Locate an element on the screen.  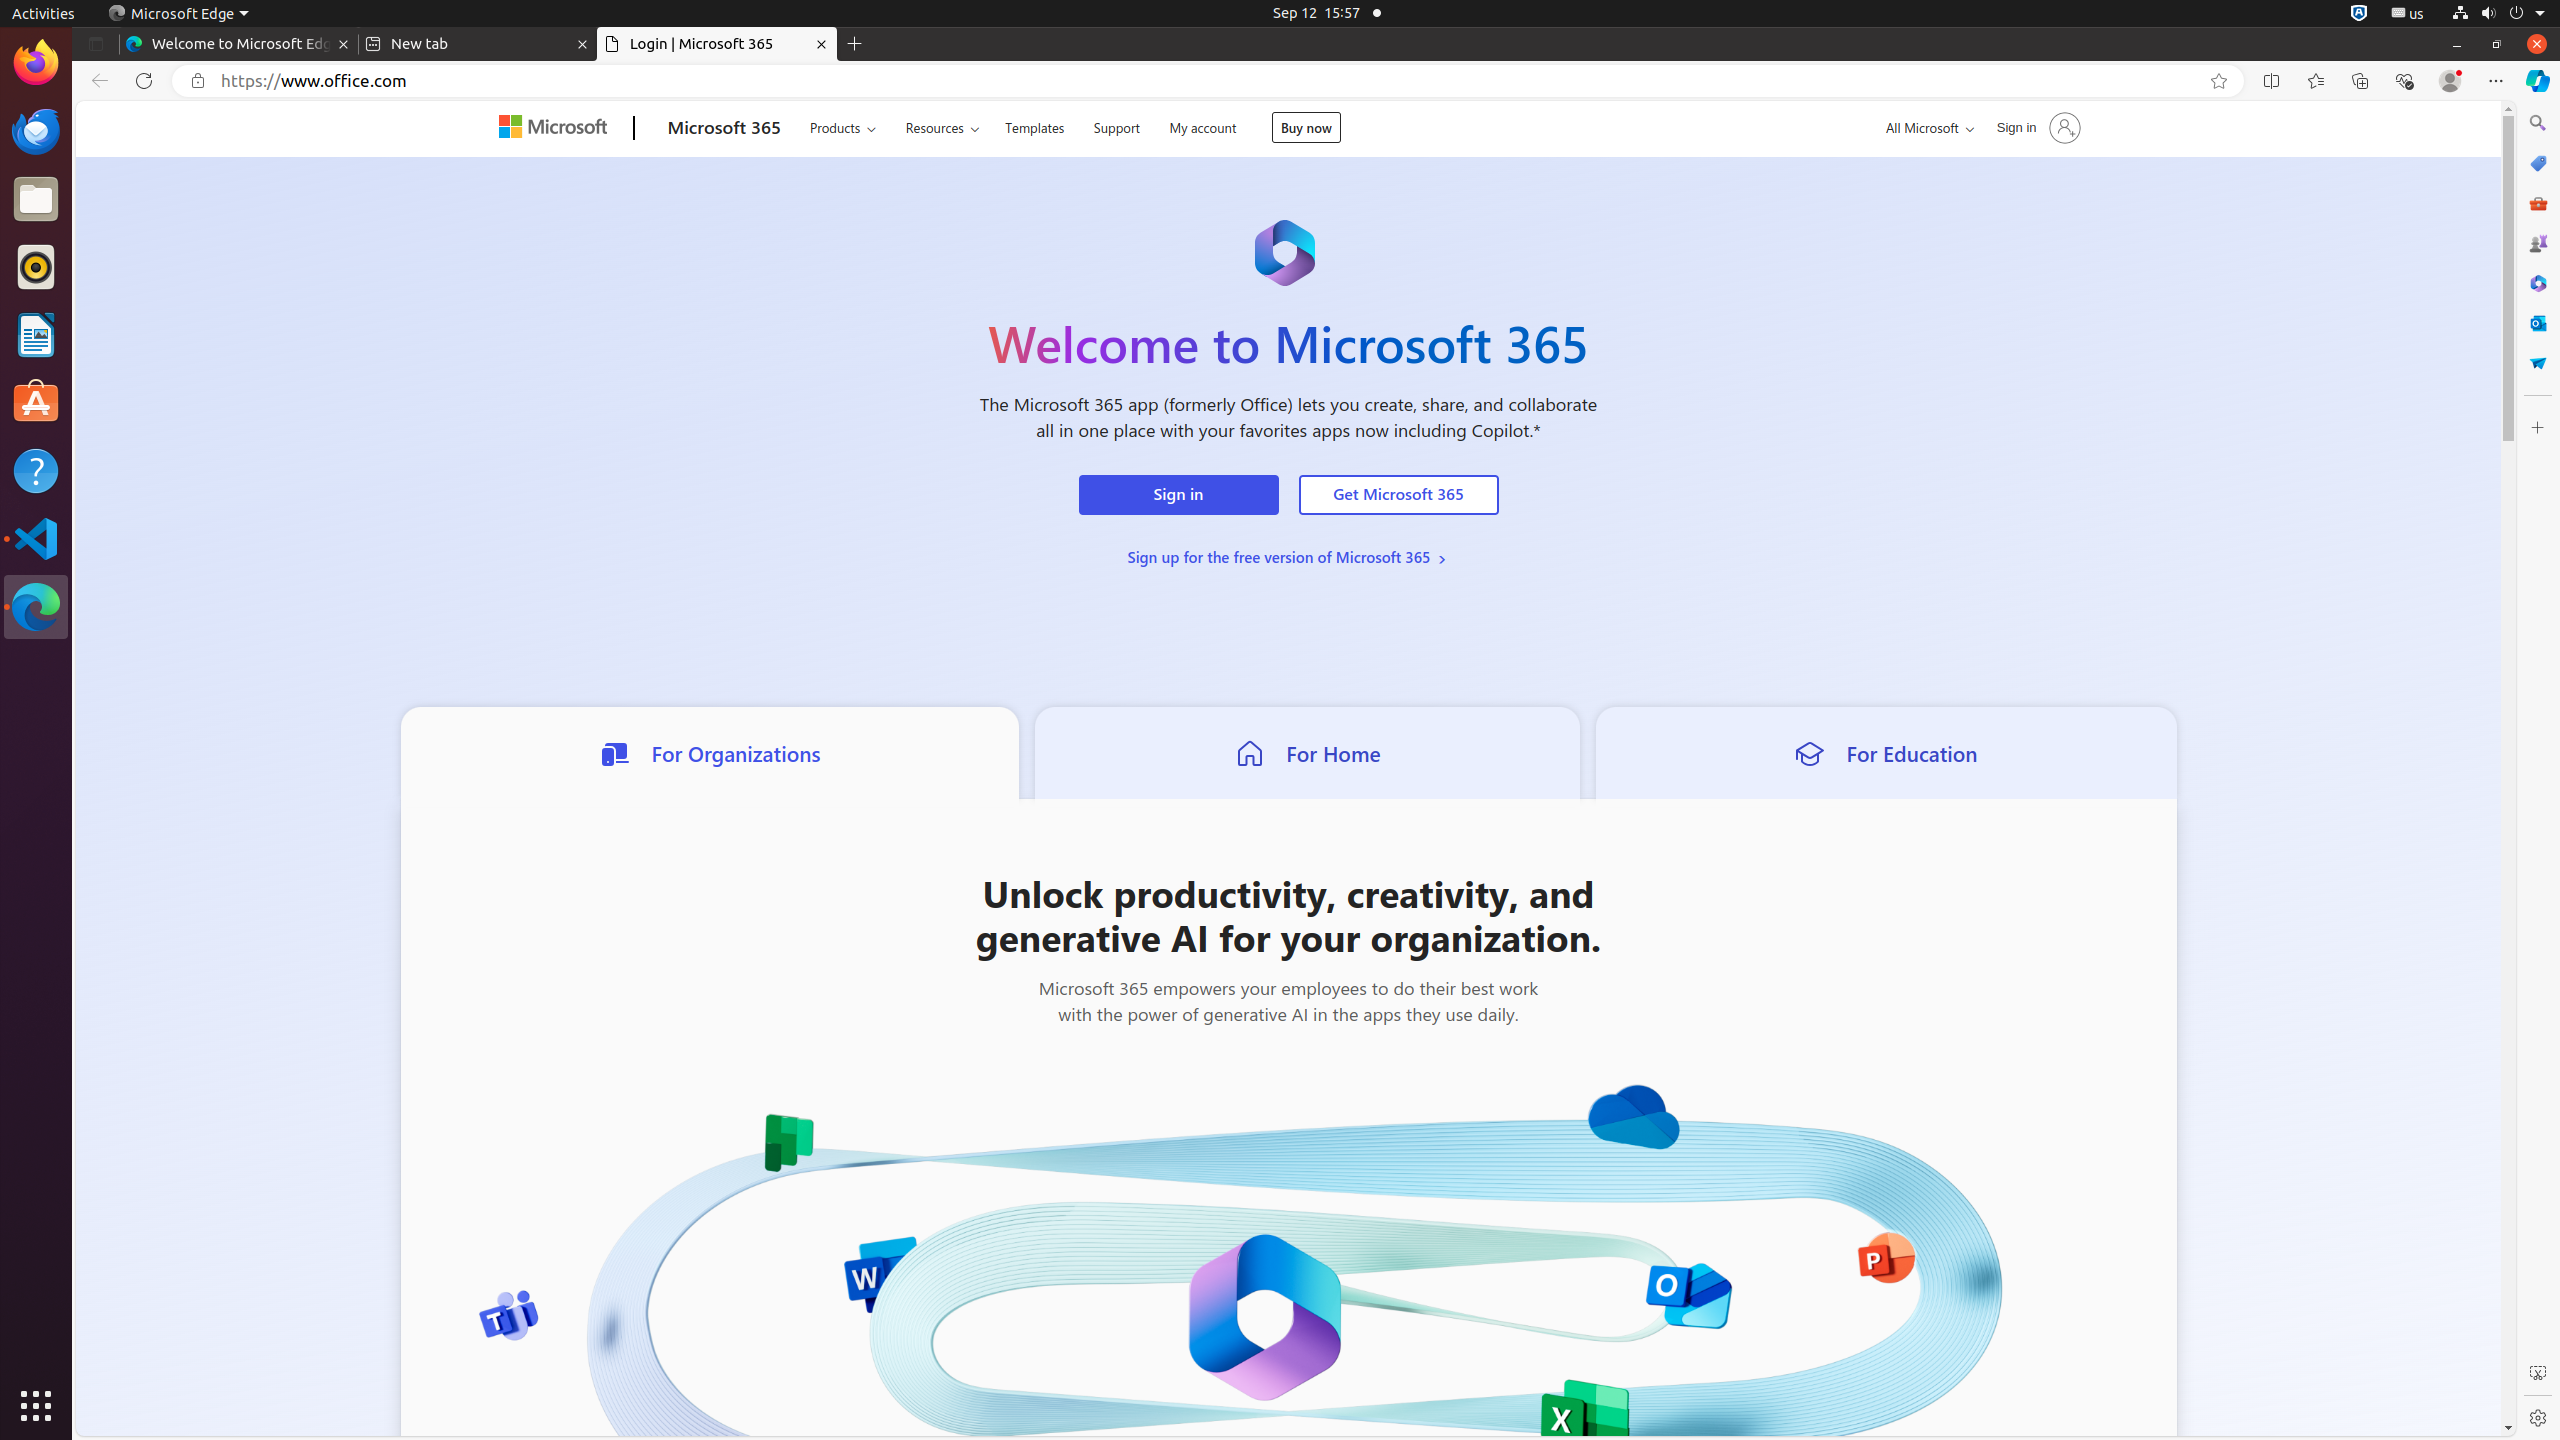
'For Education' is located at coordinates (1884, 751).